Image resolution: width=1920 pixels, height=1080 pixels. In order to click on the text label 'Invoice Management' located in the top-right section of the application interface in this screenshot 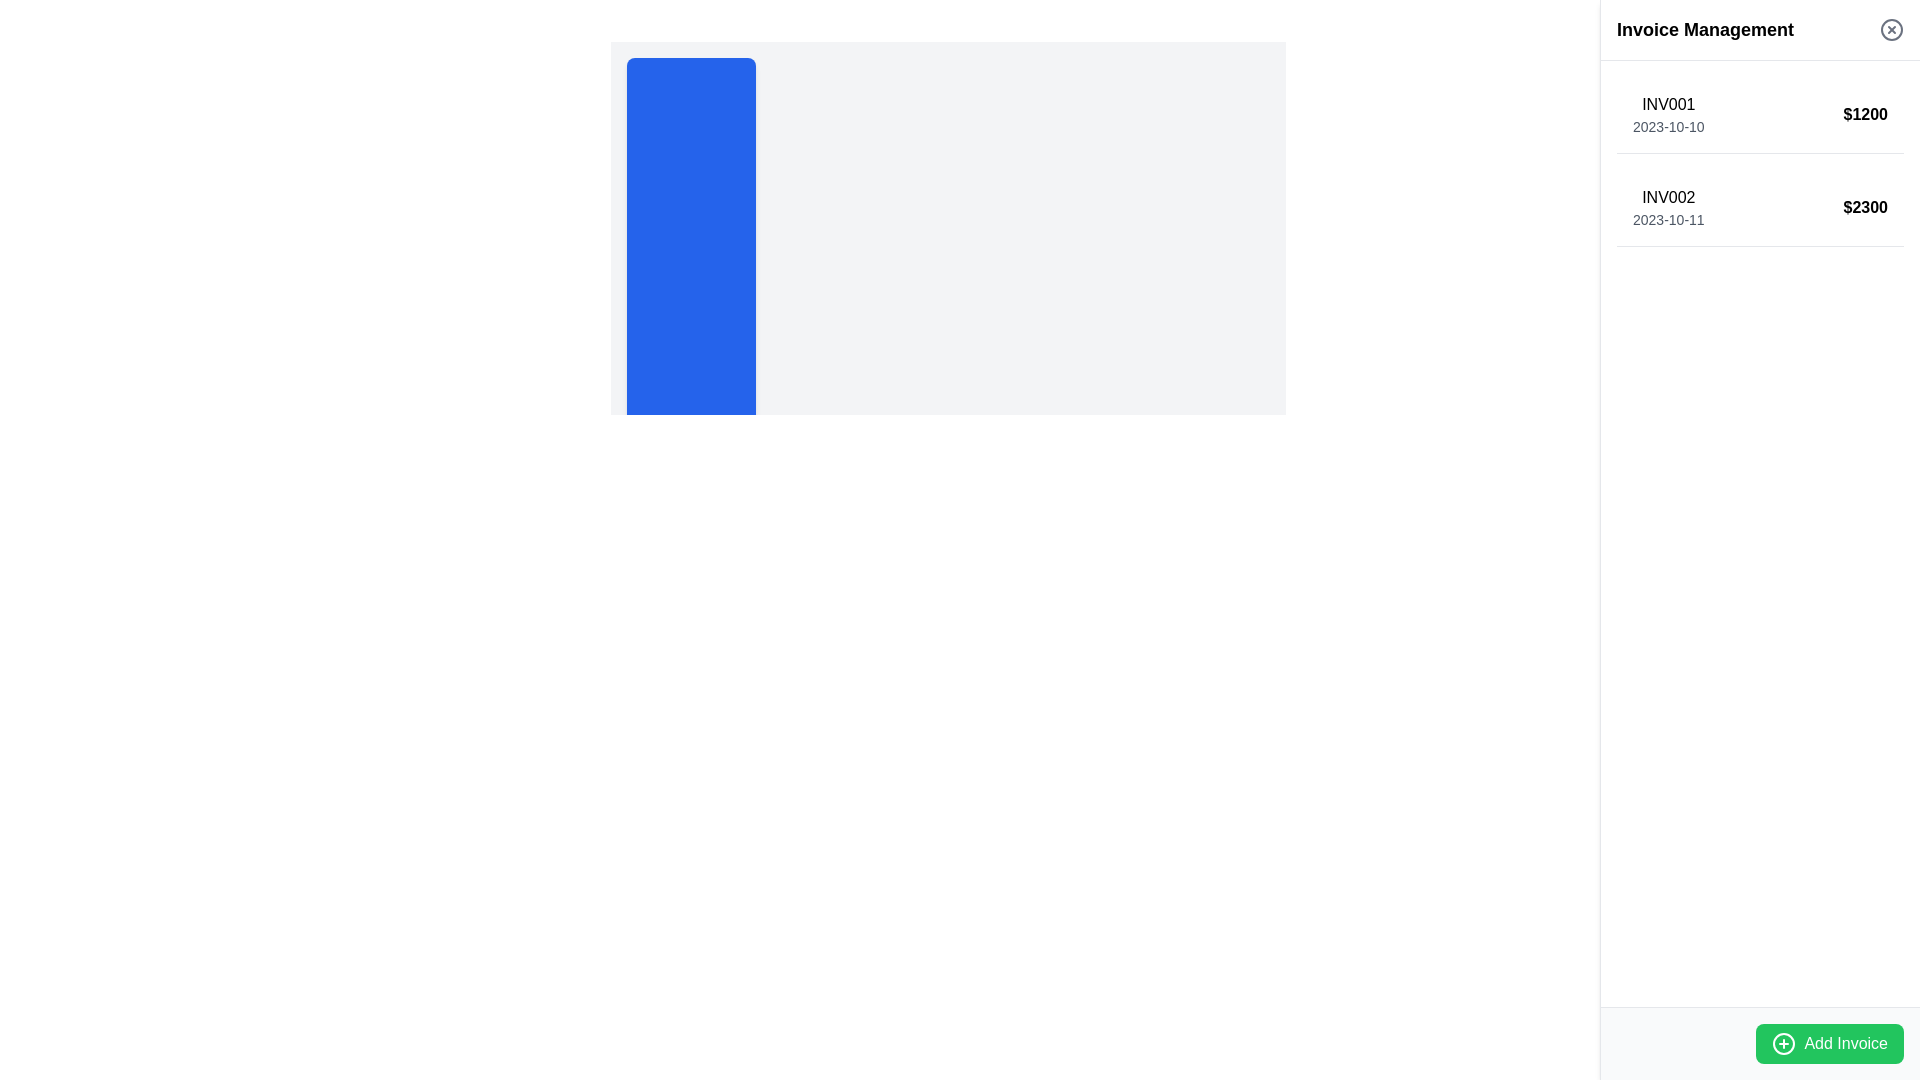, I will do `click(1704, 30)`.